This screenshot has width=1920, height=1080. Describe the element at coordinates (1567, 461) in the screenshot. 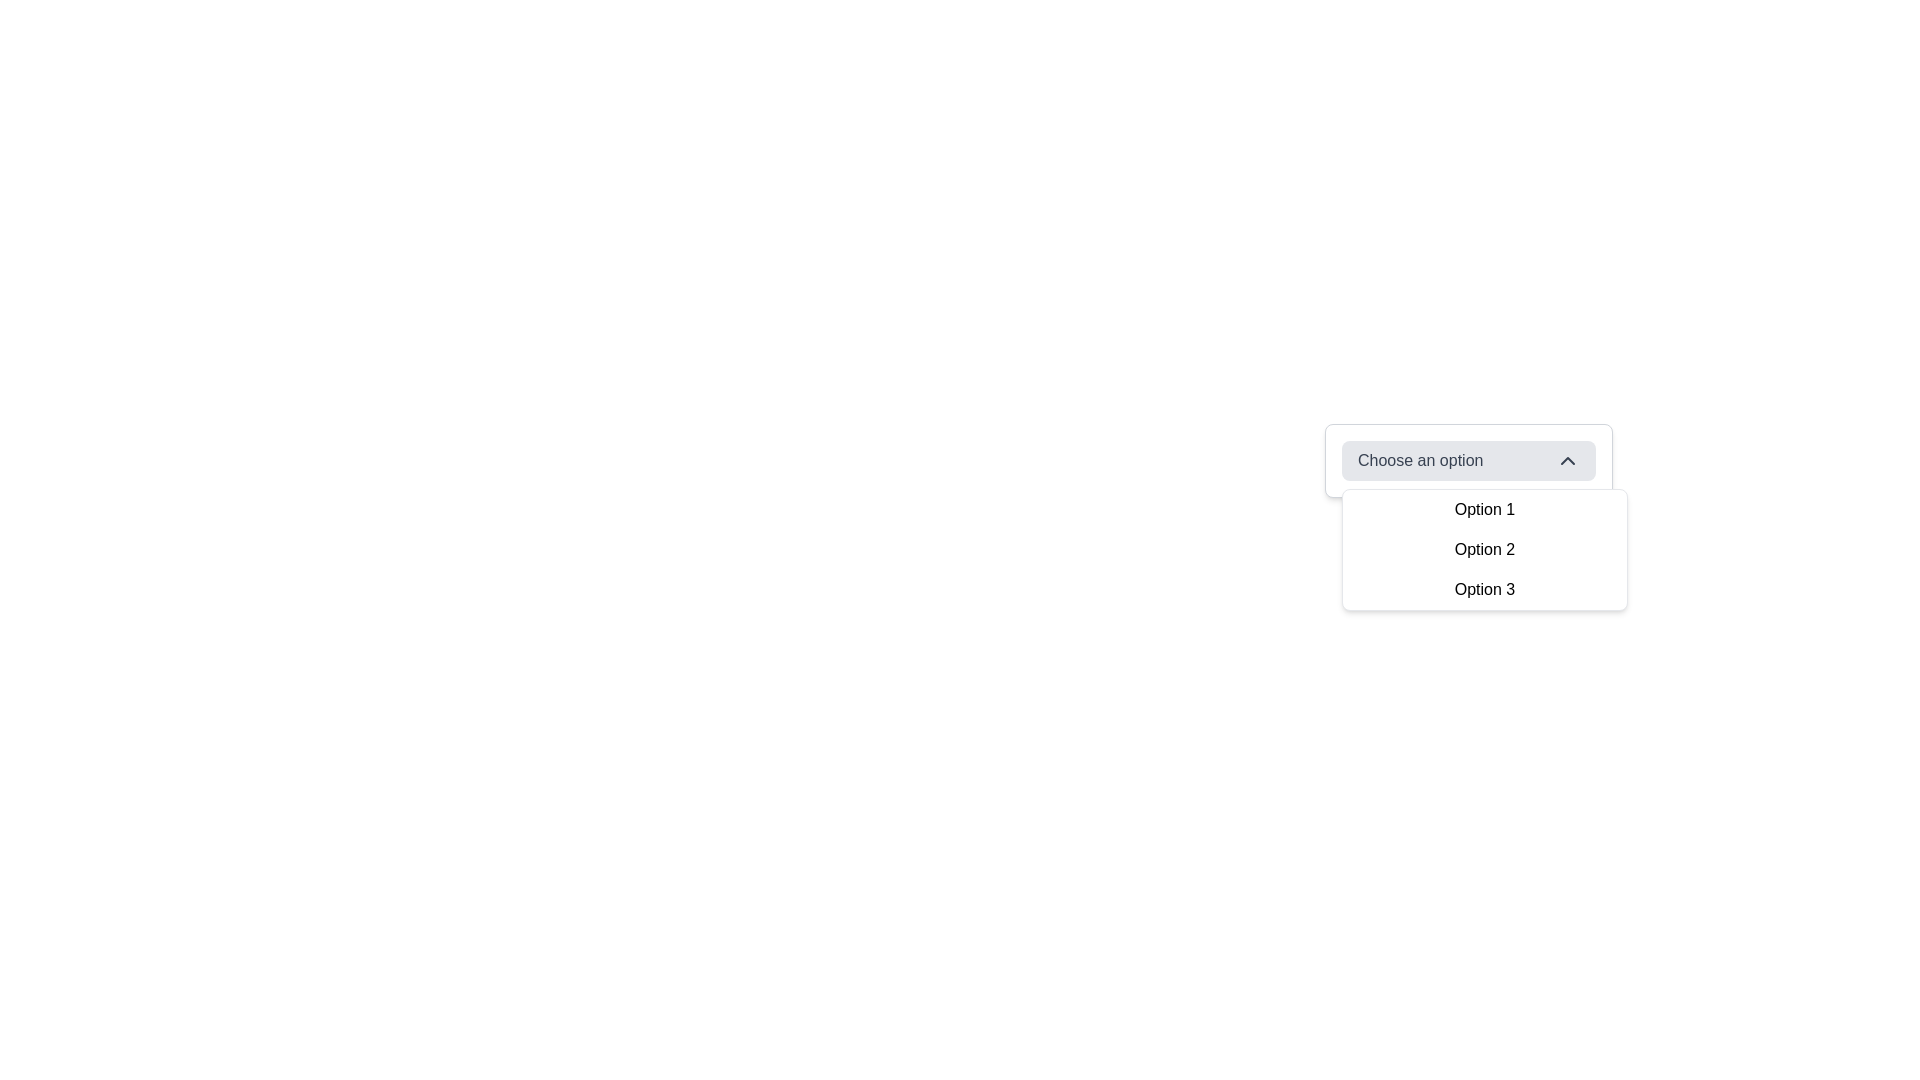

I see `the chevron-up icon located at the far right of the 'Choose an option' dropdown header` at that location.